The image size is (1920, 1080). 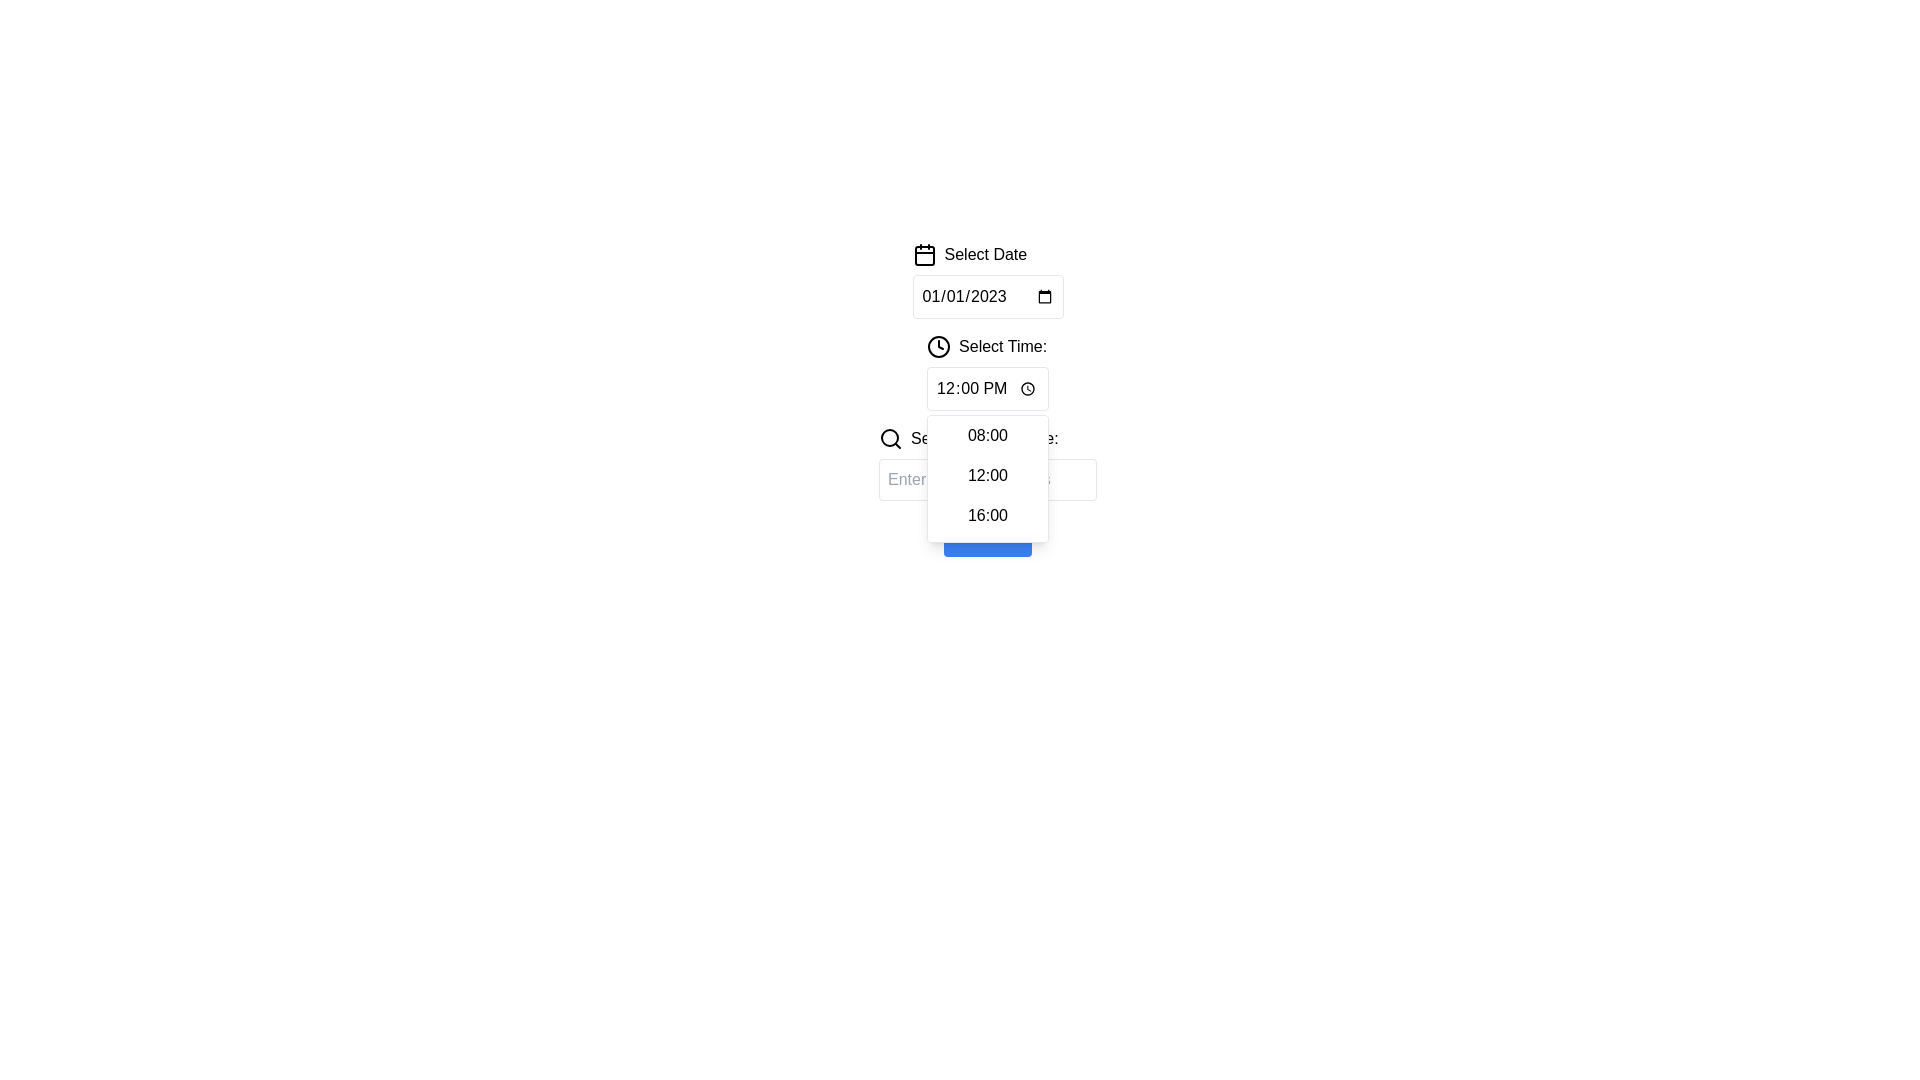 What do you see at coordinates (988, 400) in the screenshot?
I see `the dropdown menu options` at bounding box center [988, 400].